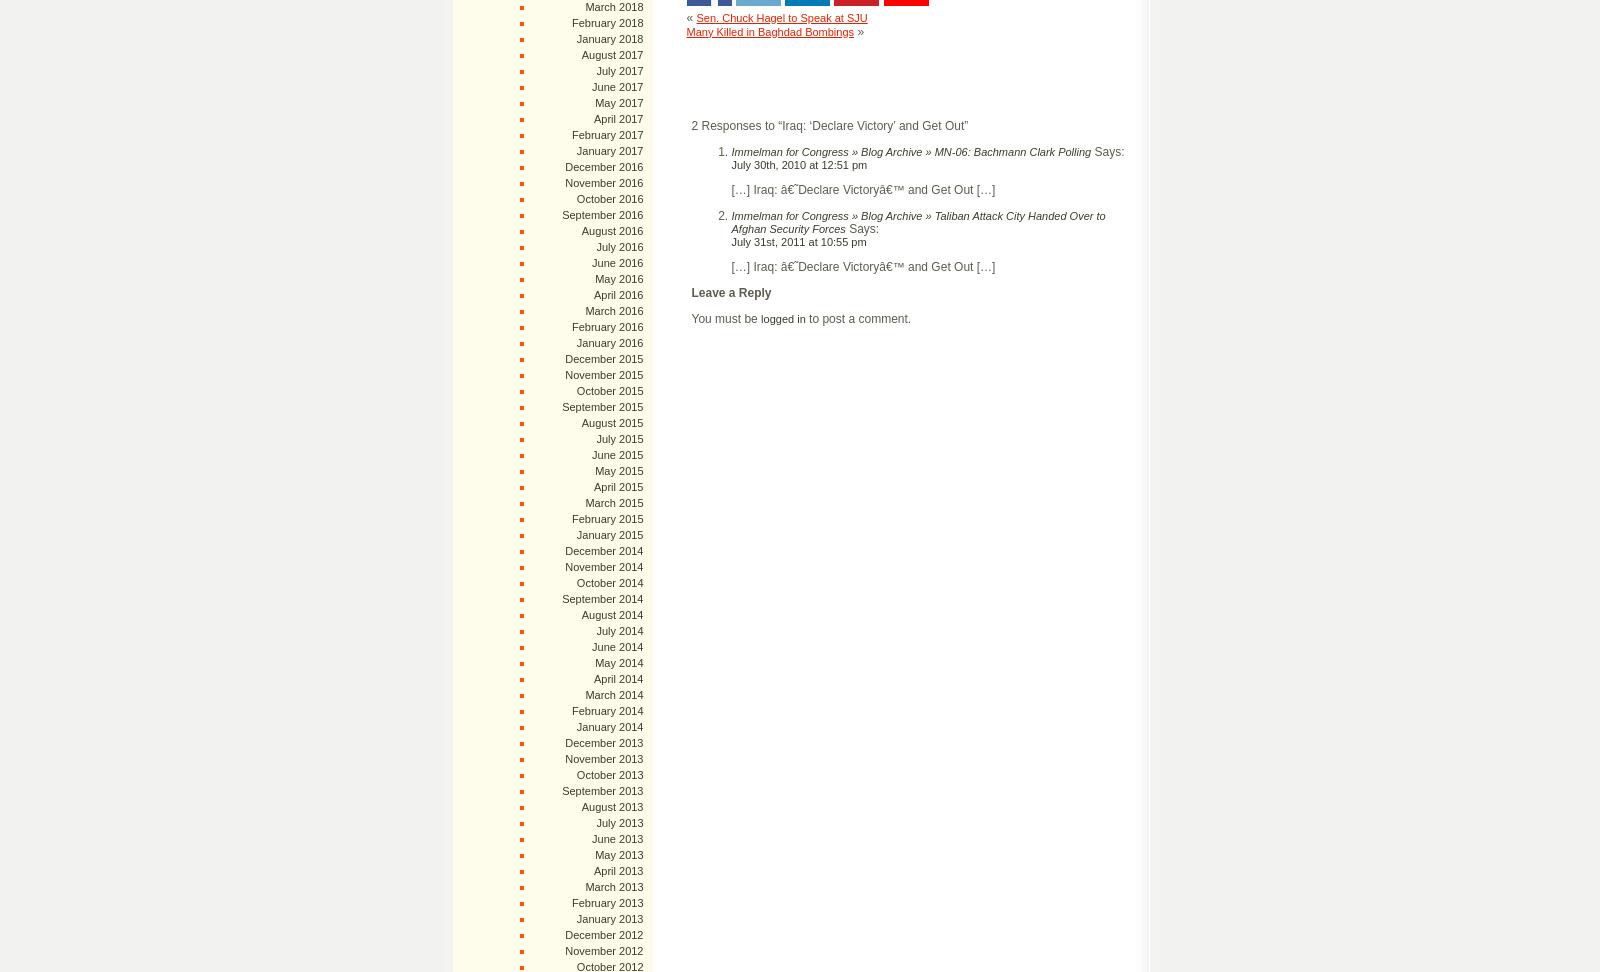 This screenshot has width=1600, height=972. I want to click on 'April 2014', so click(617, 678).